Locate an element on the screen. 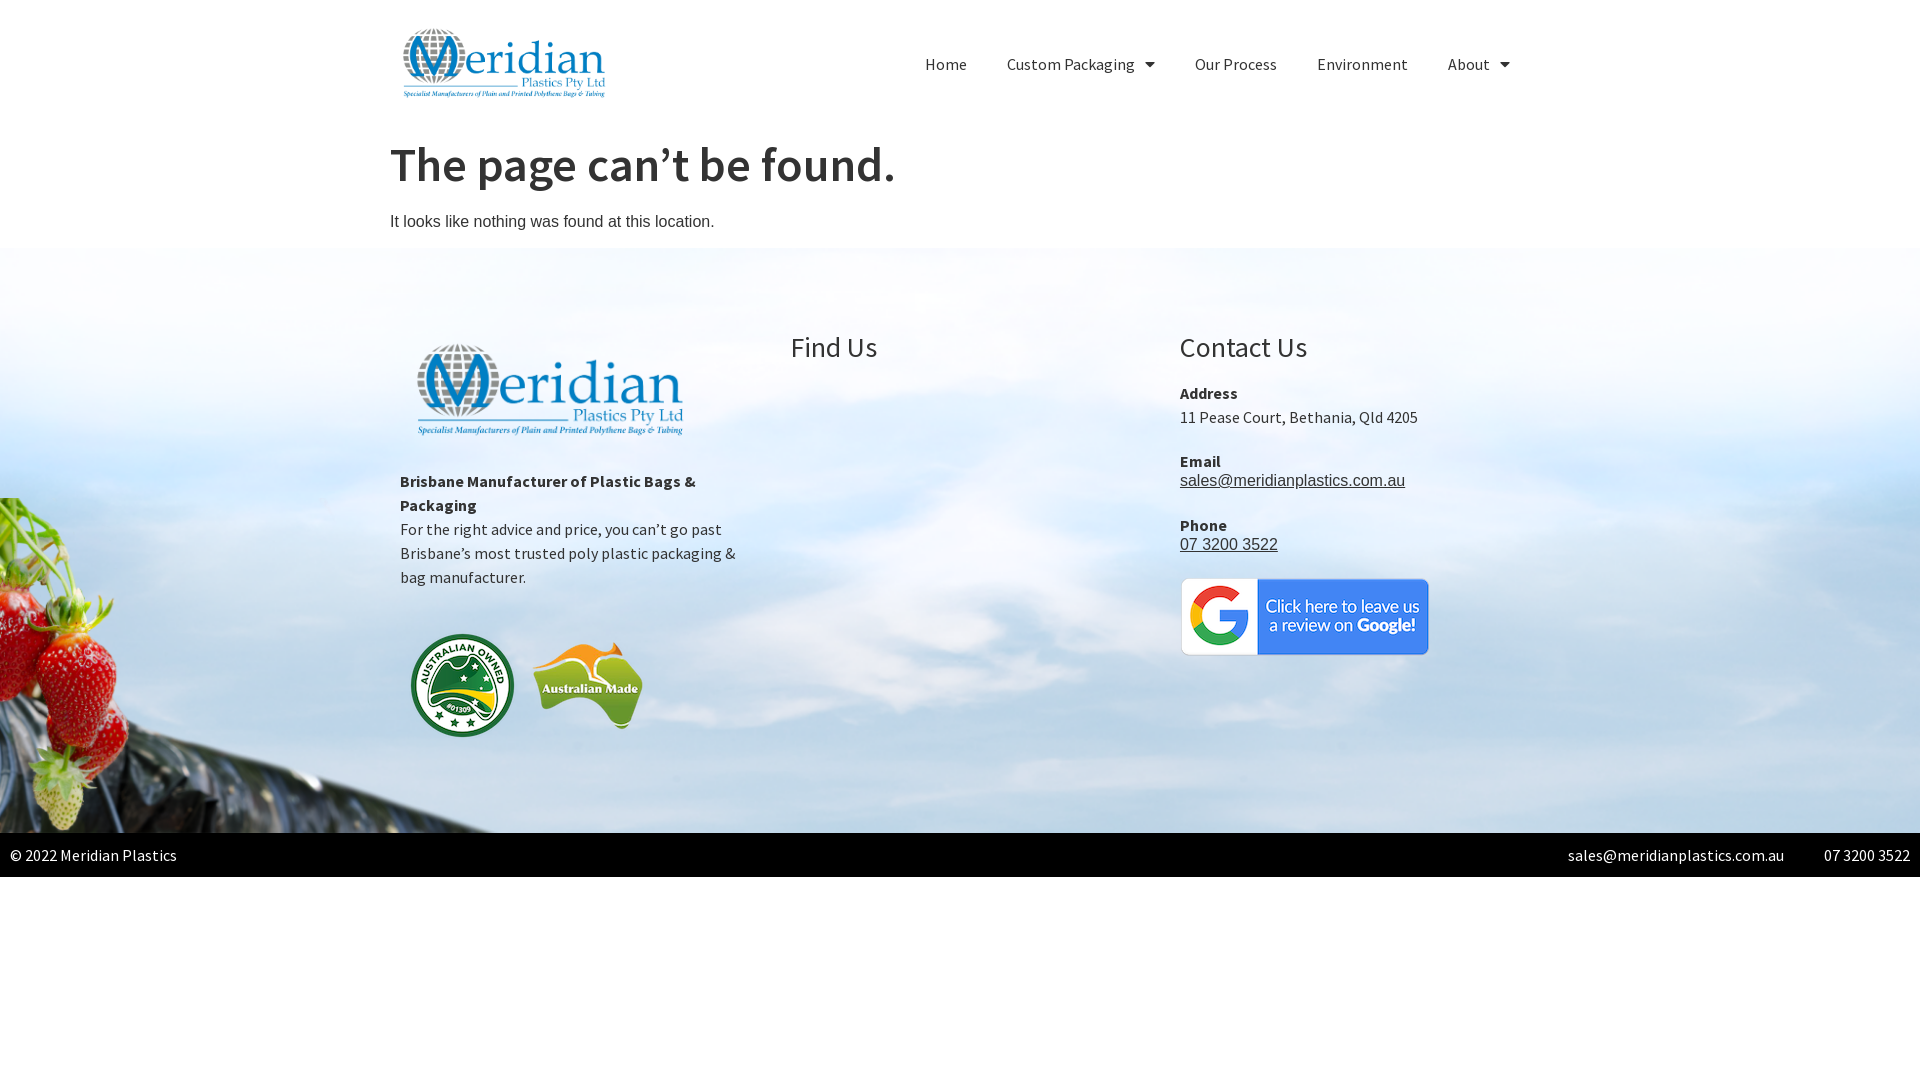  'Environment' is located at coordinates (1361, 63).